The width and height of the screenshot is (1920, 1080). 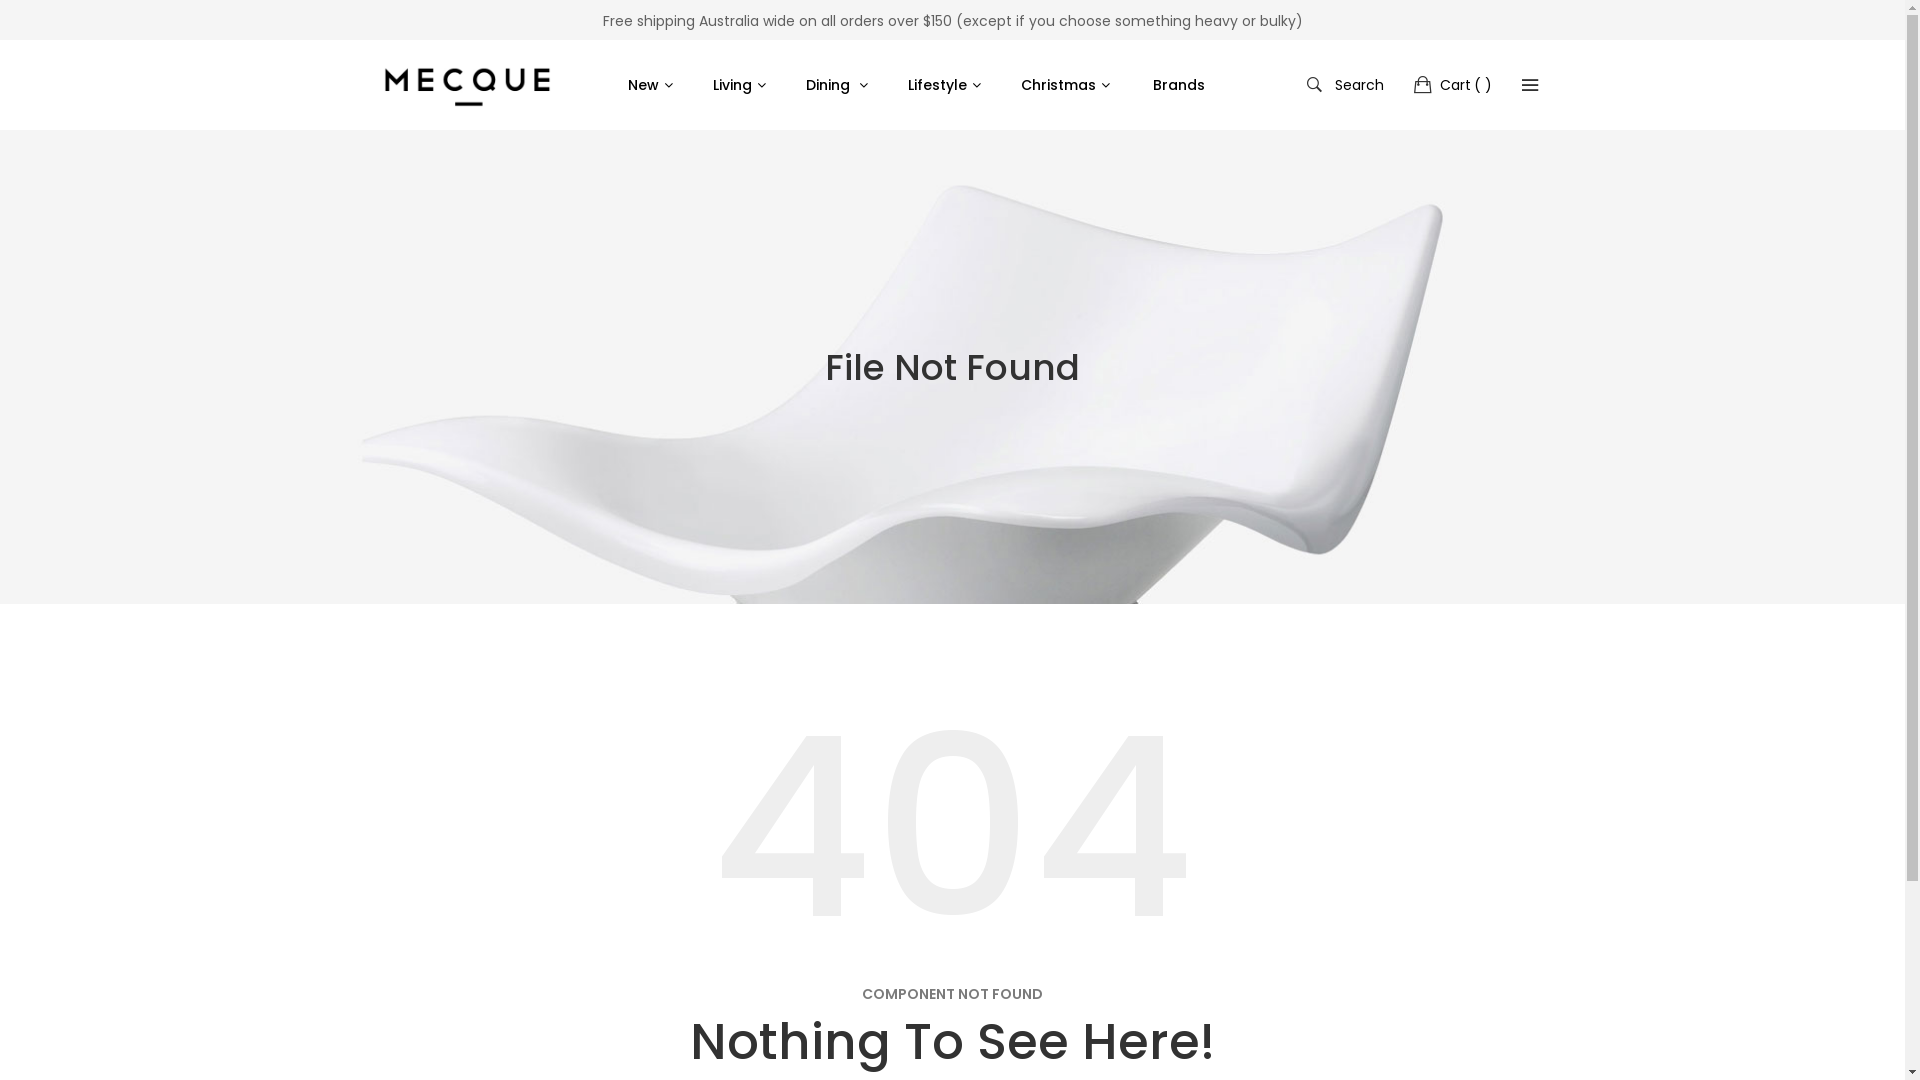 What do you see at coordinates (1068, 83) in the screenshot?
I see `'Christmas'` at bounding box center [1068, 83].